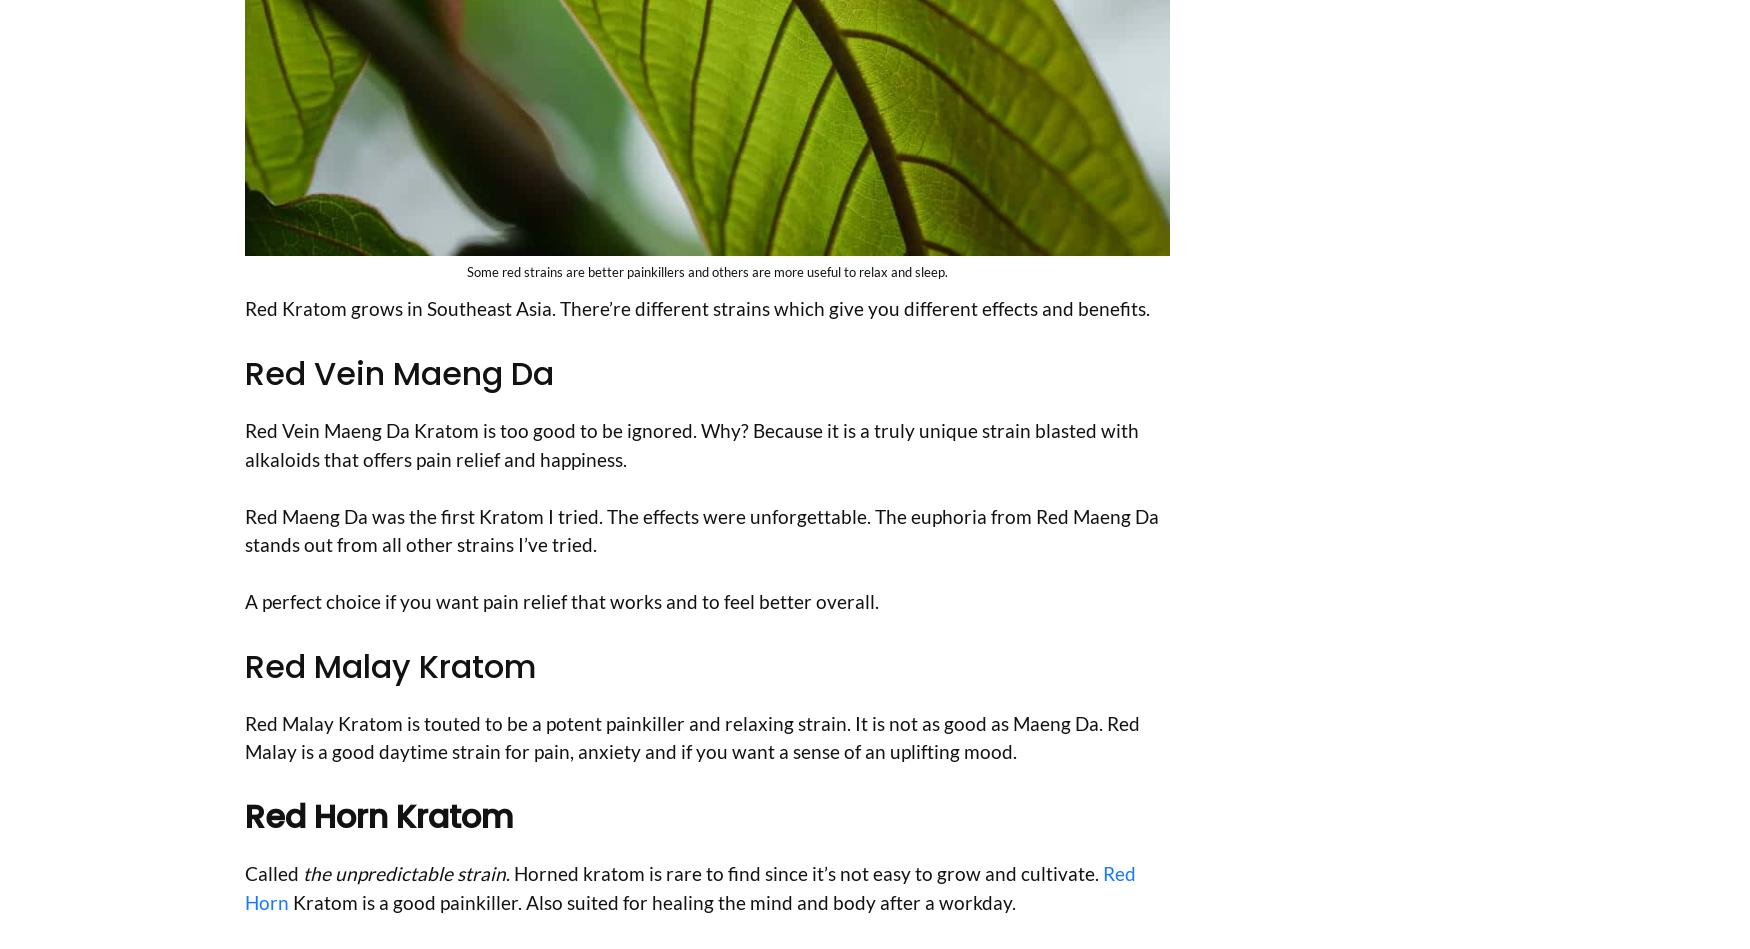 The height and width of the screenshot is (949, 1750). I want to click on 'Called', so click(245, 872).